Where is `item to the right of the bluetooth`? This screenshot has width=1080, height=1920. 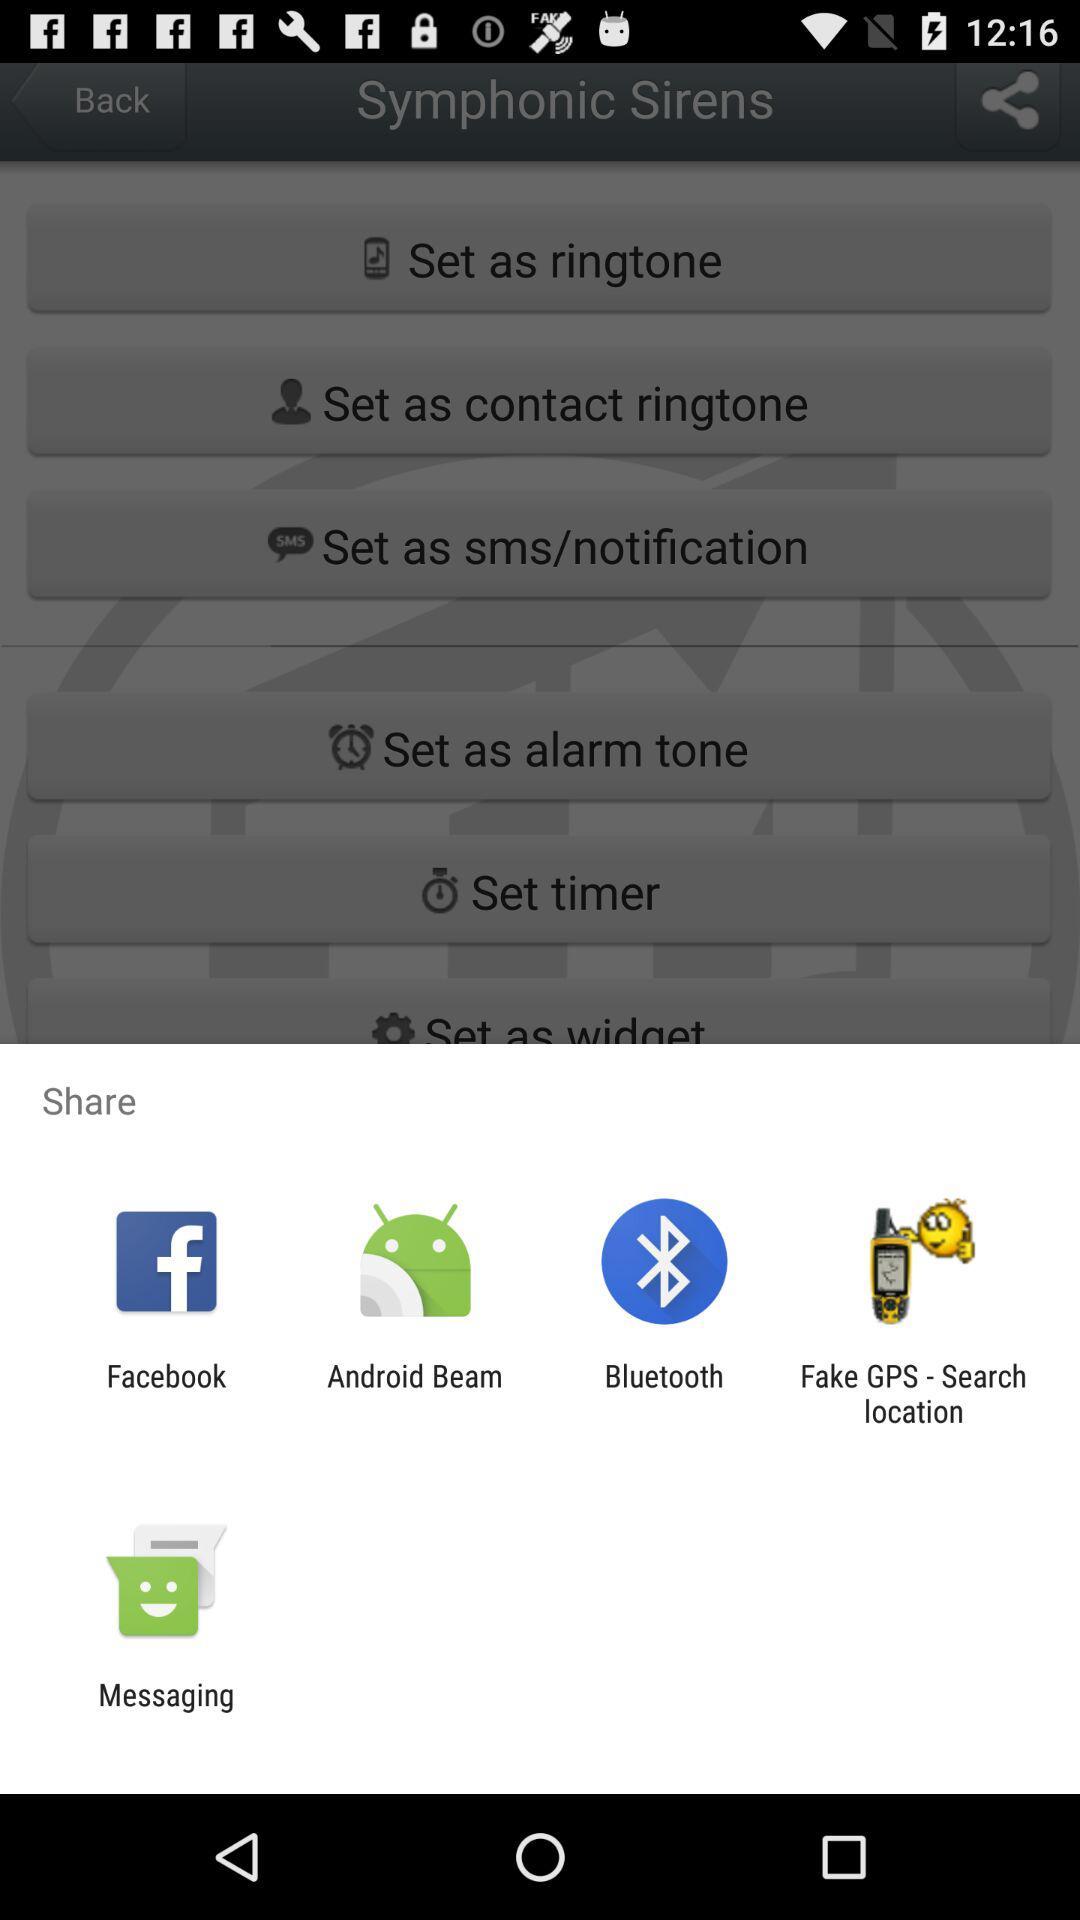
item to the right of the bluetooth is located at coordinates (913, 1392).